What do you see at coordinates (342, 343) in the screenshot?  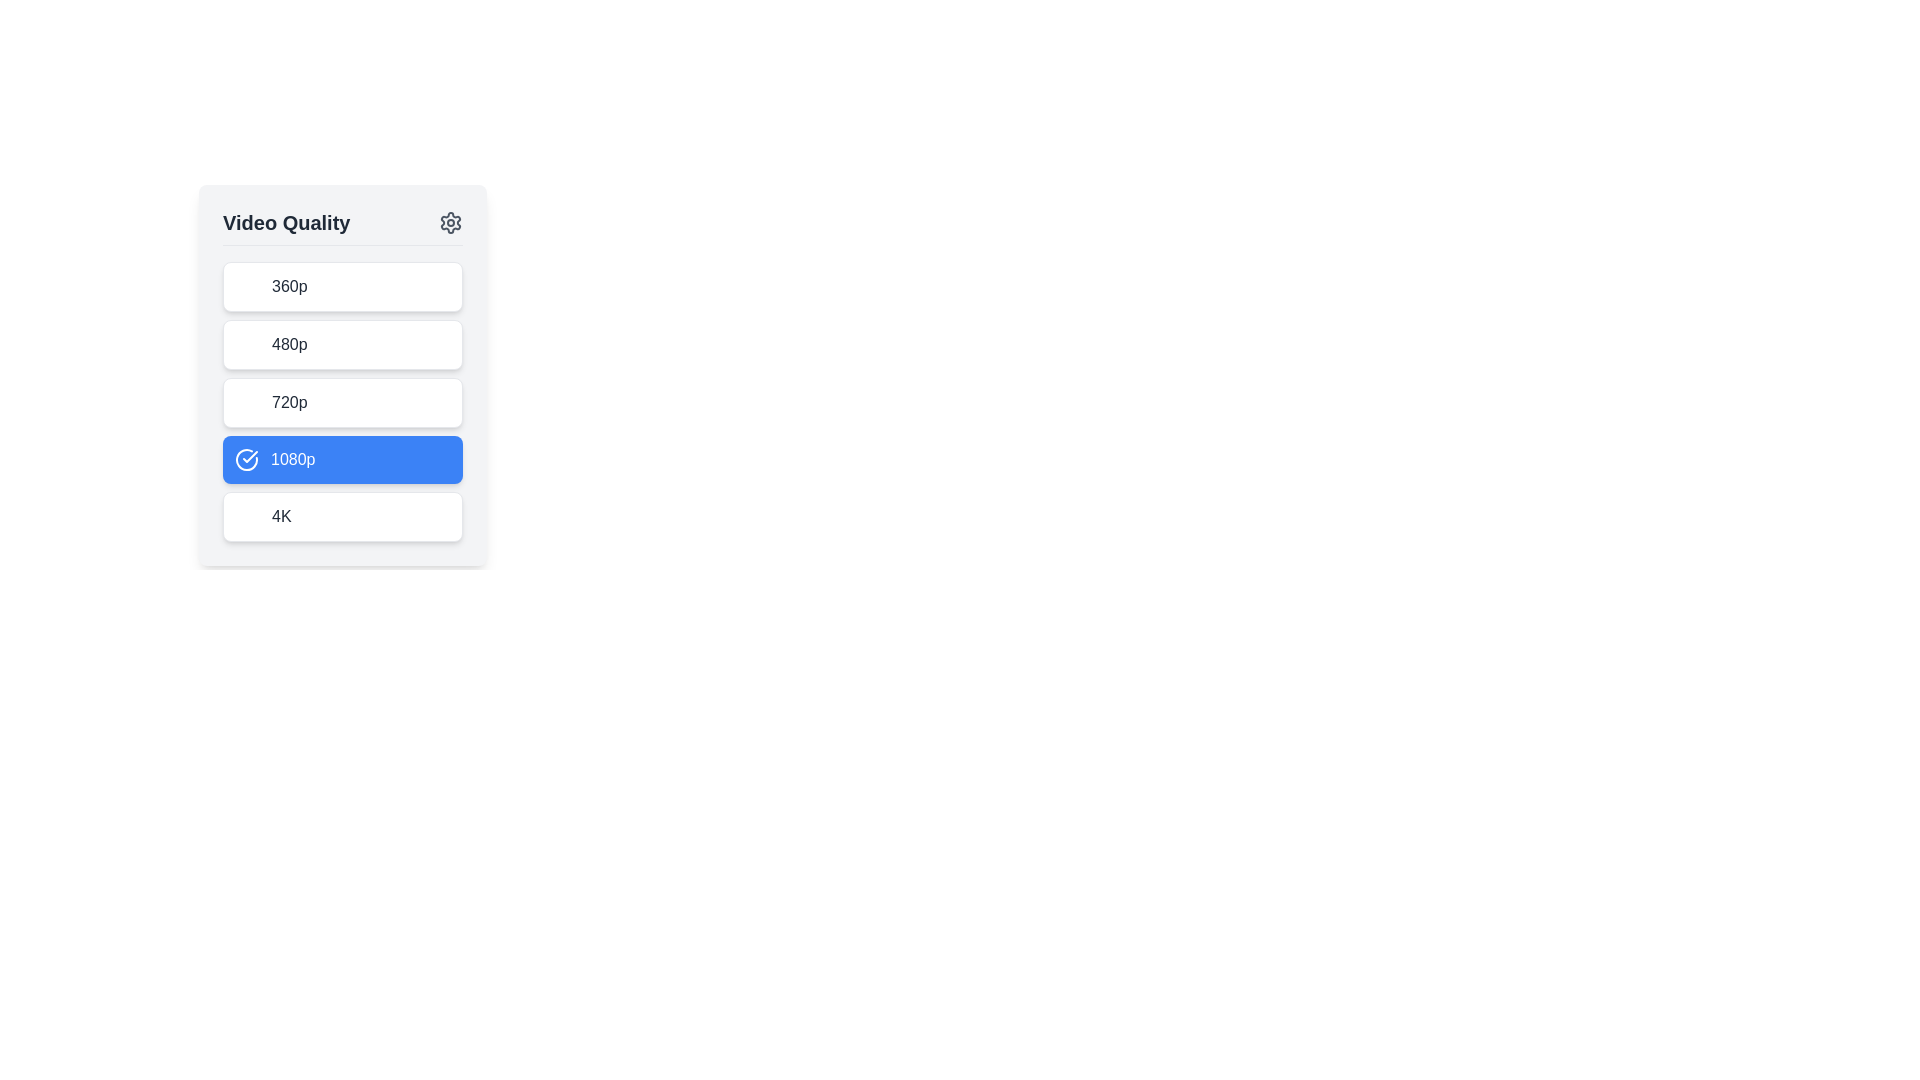 I see `the second button in the vertically organized list of video quality options` at bounding box center [342, 343].